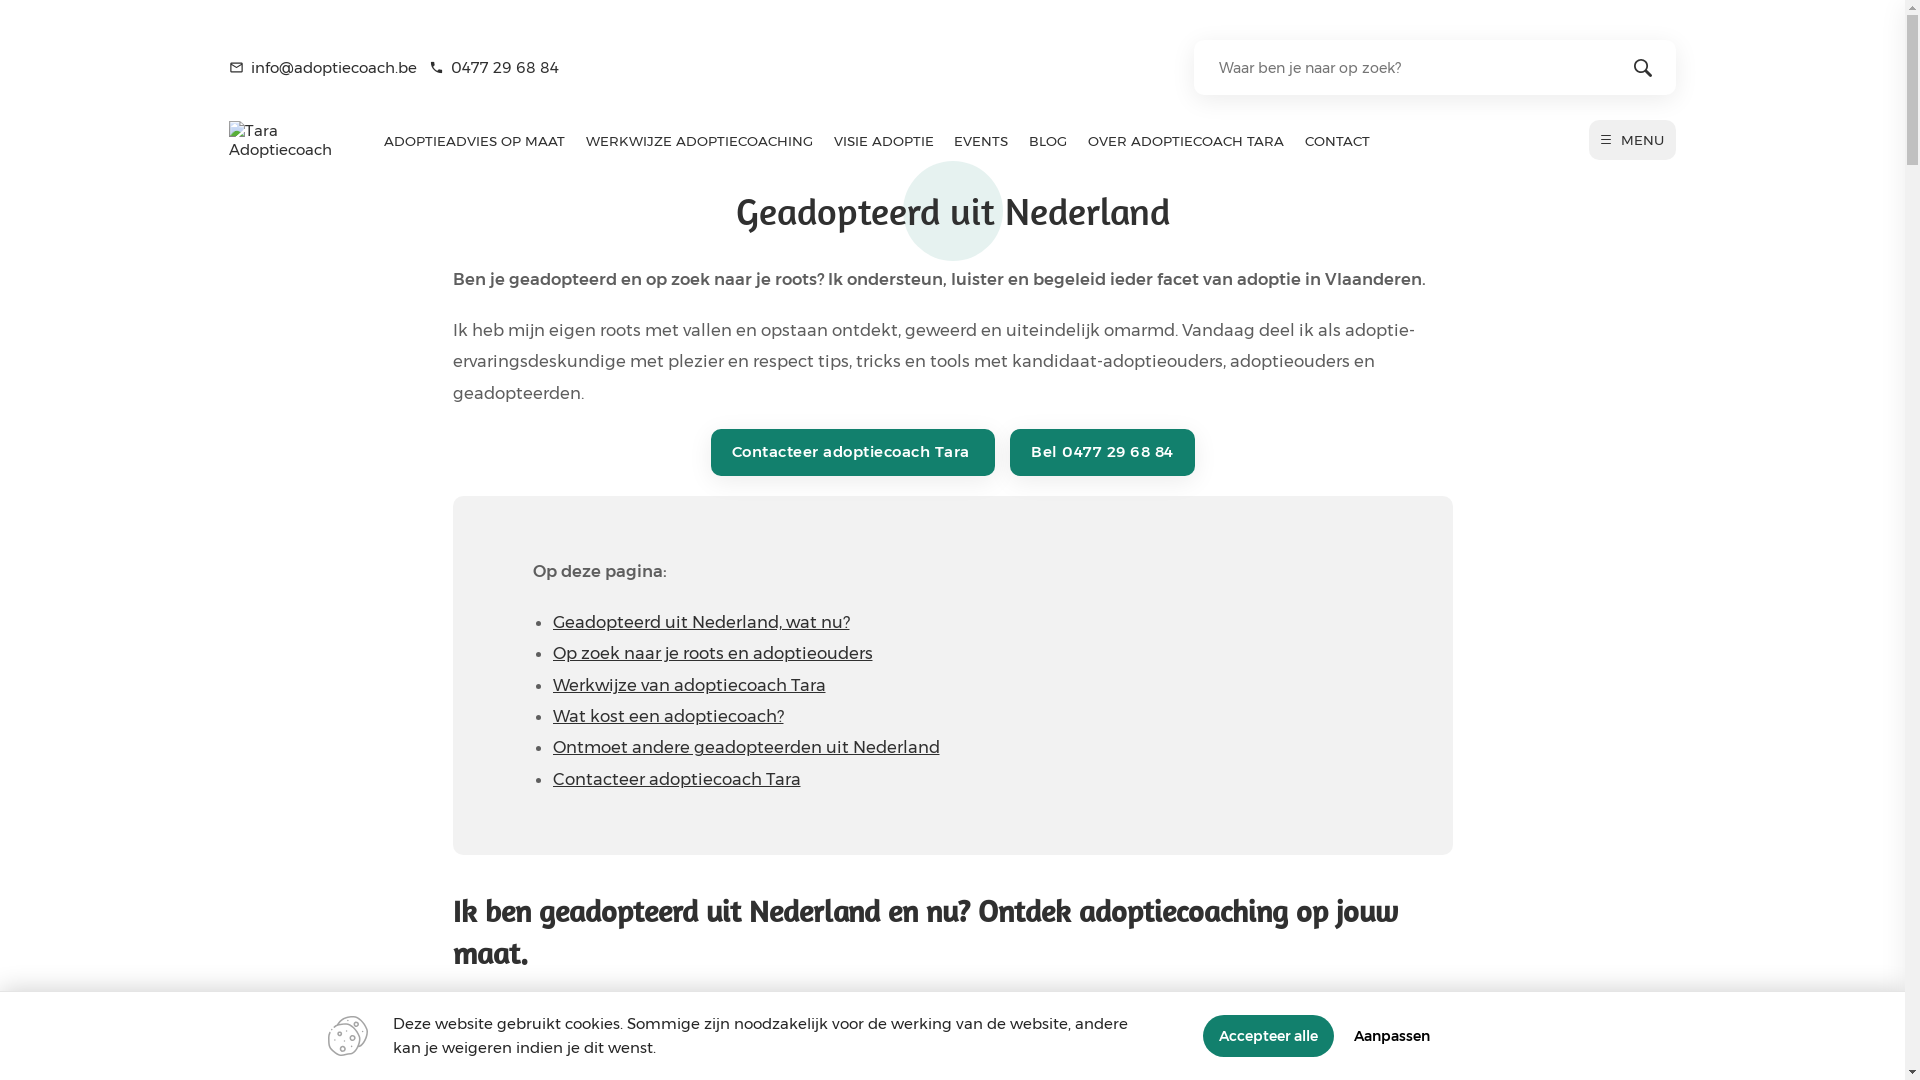  I want to click on 'BLOG', so click(1047, 140).